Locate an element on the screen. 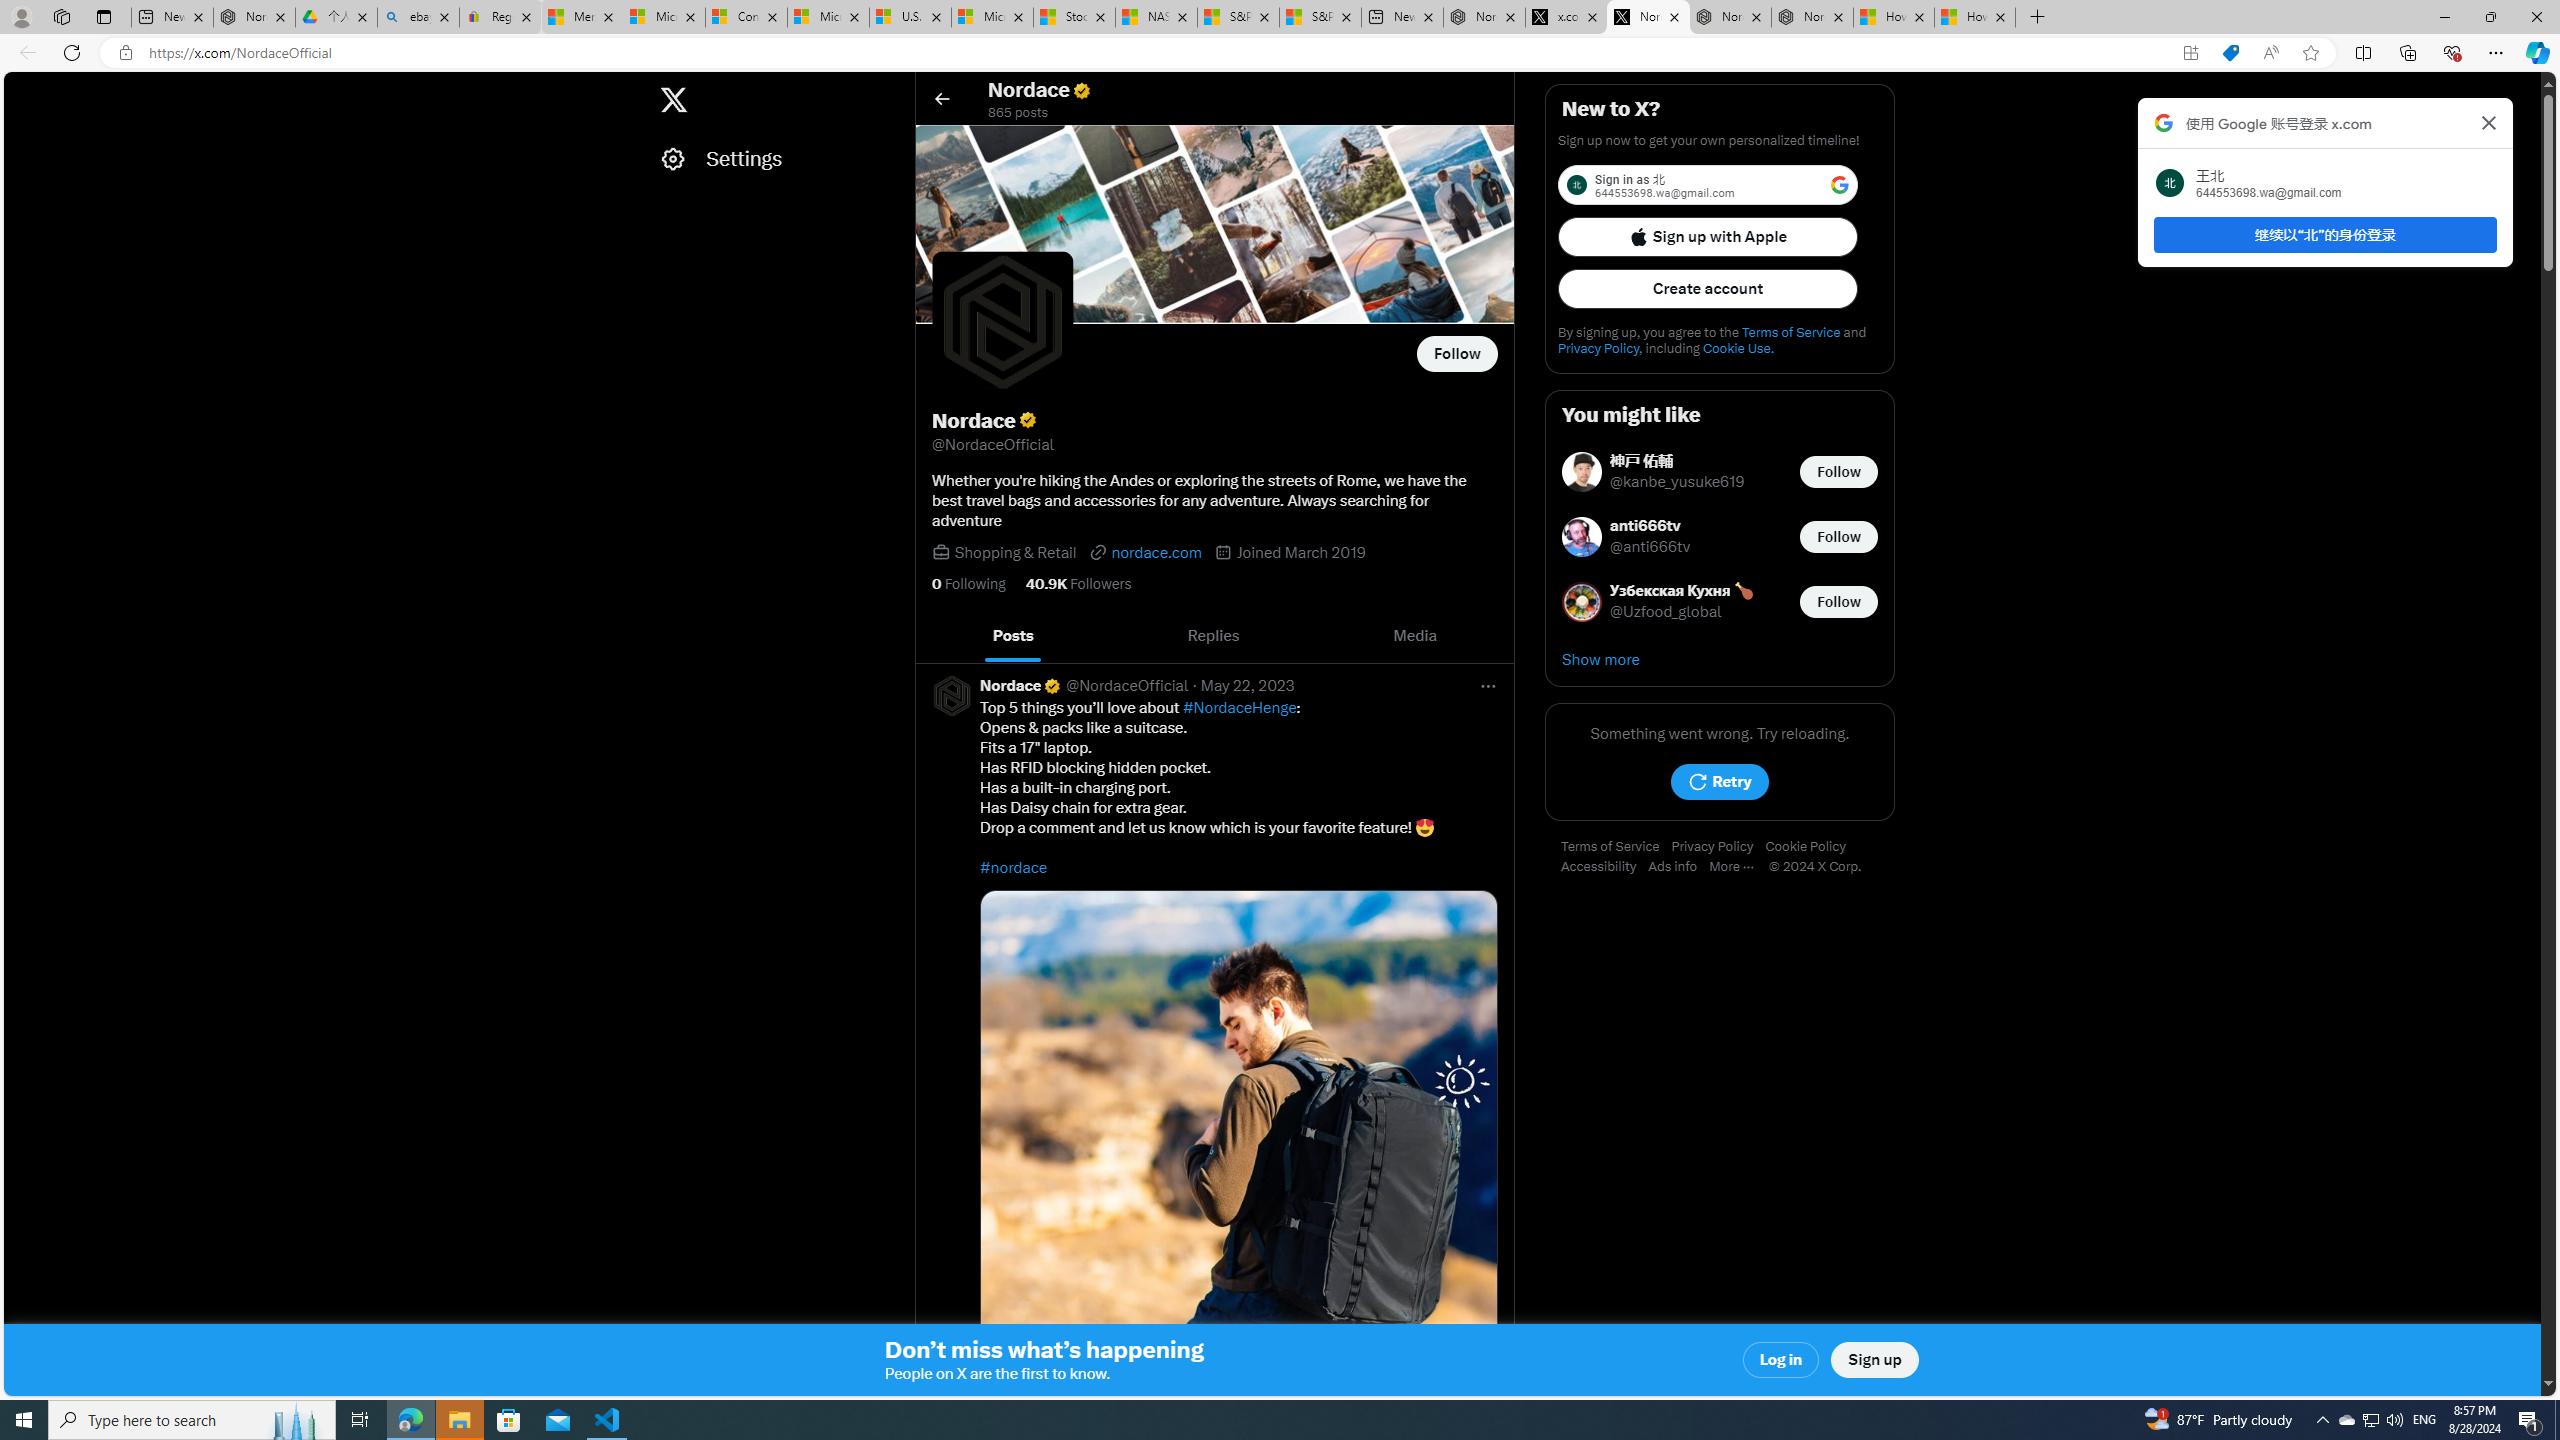 This screenshot has height=1440, width=2560. 'Register: Create a personal eBay account' is located at coordinates (500, 16).